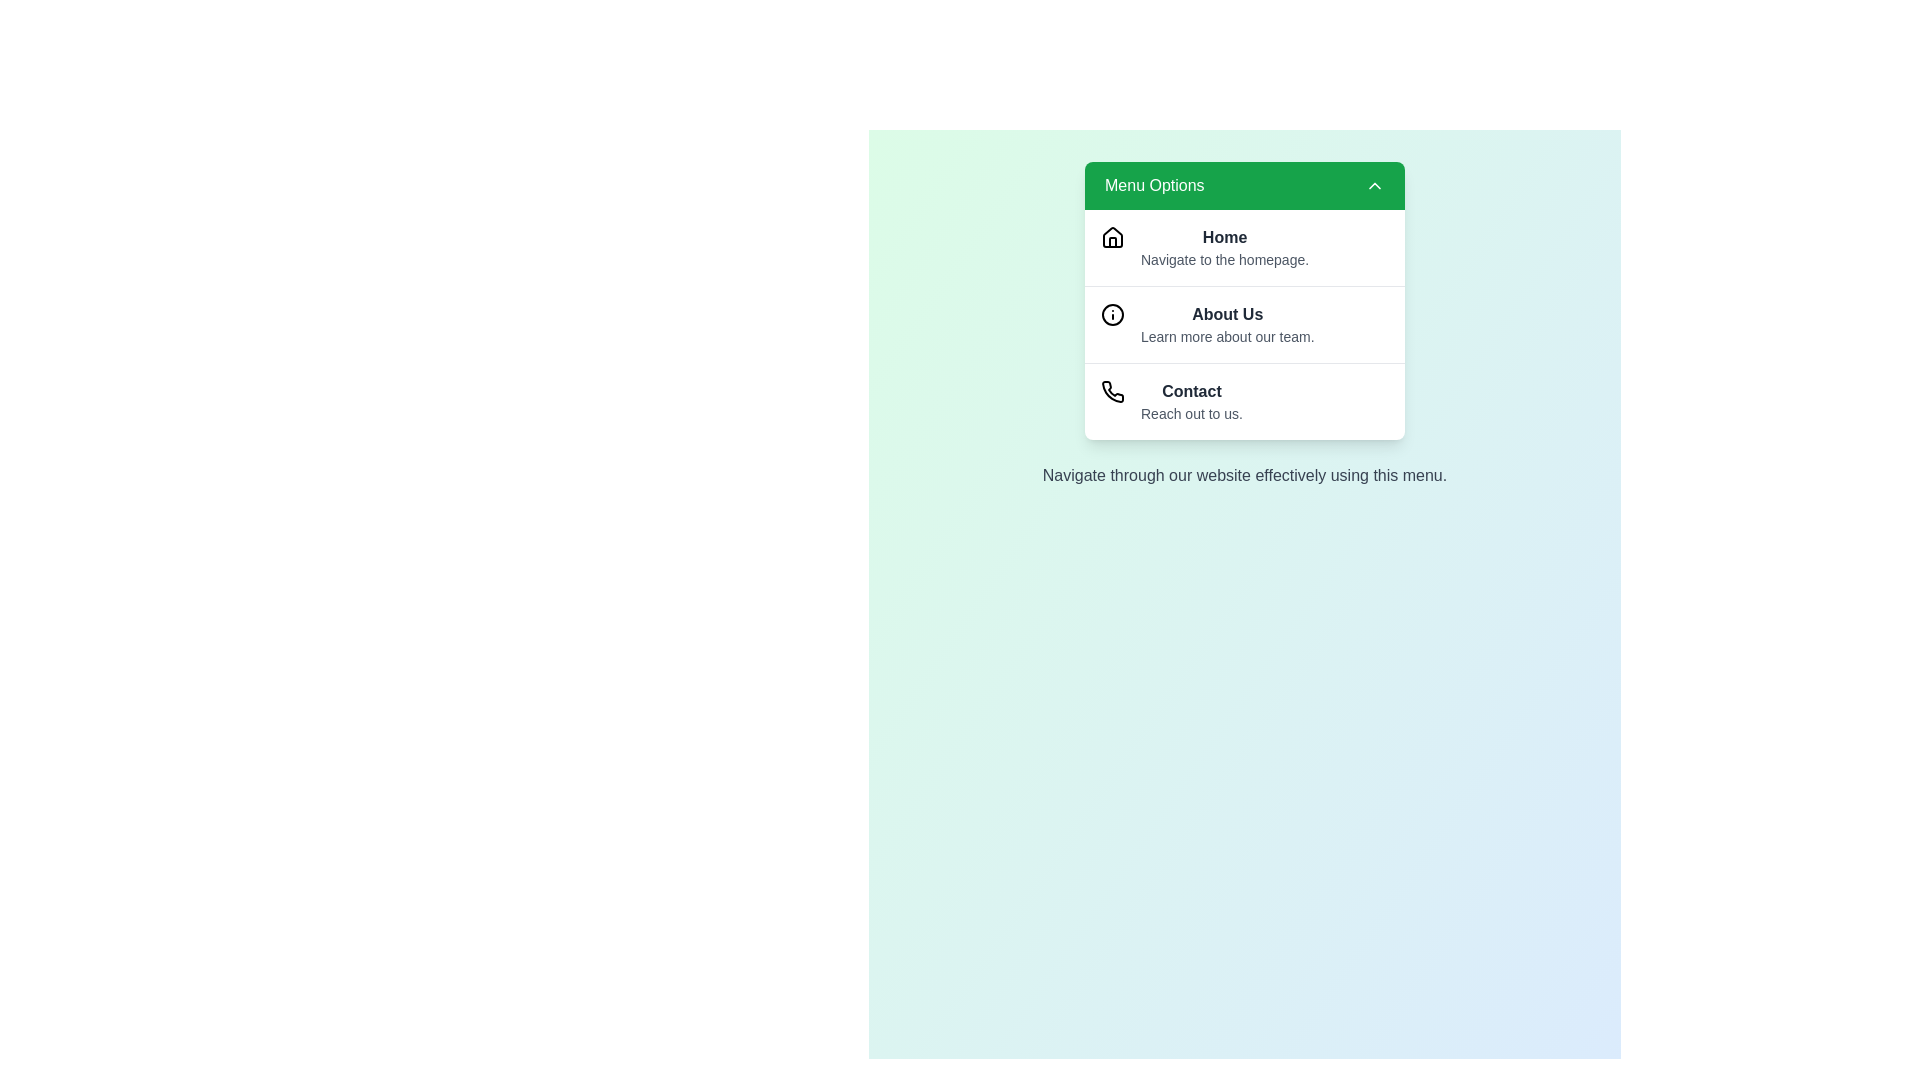 The image size is (1920, 1080). Describe the element at coordinates (1243, 185) in the screenshot. I see `the toggle button to expand or collapse the menu` at that location.